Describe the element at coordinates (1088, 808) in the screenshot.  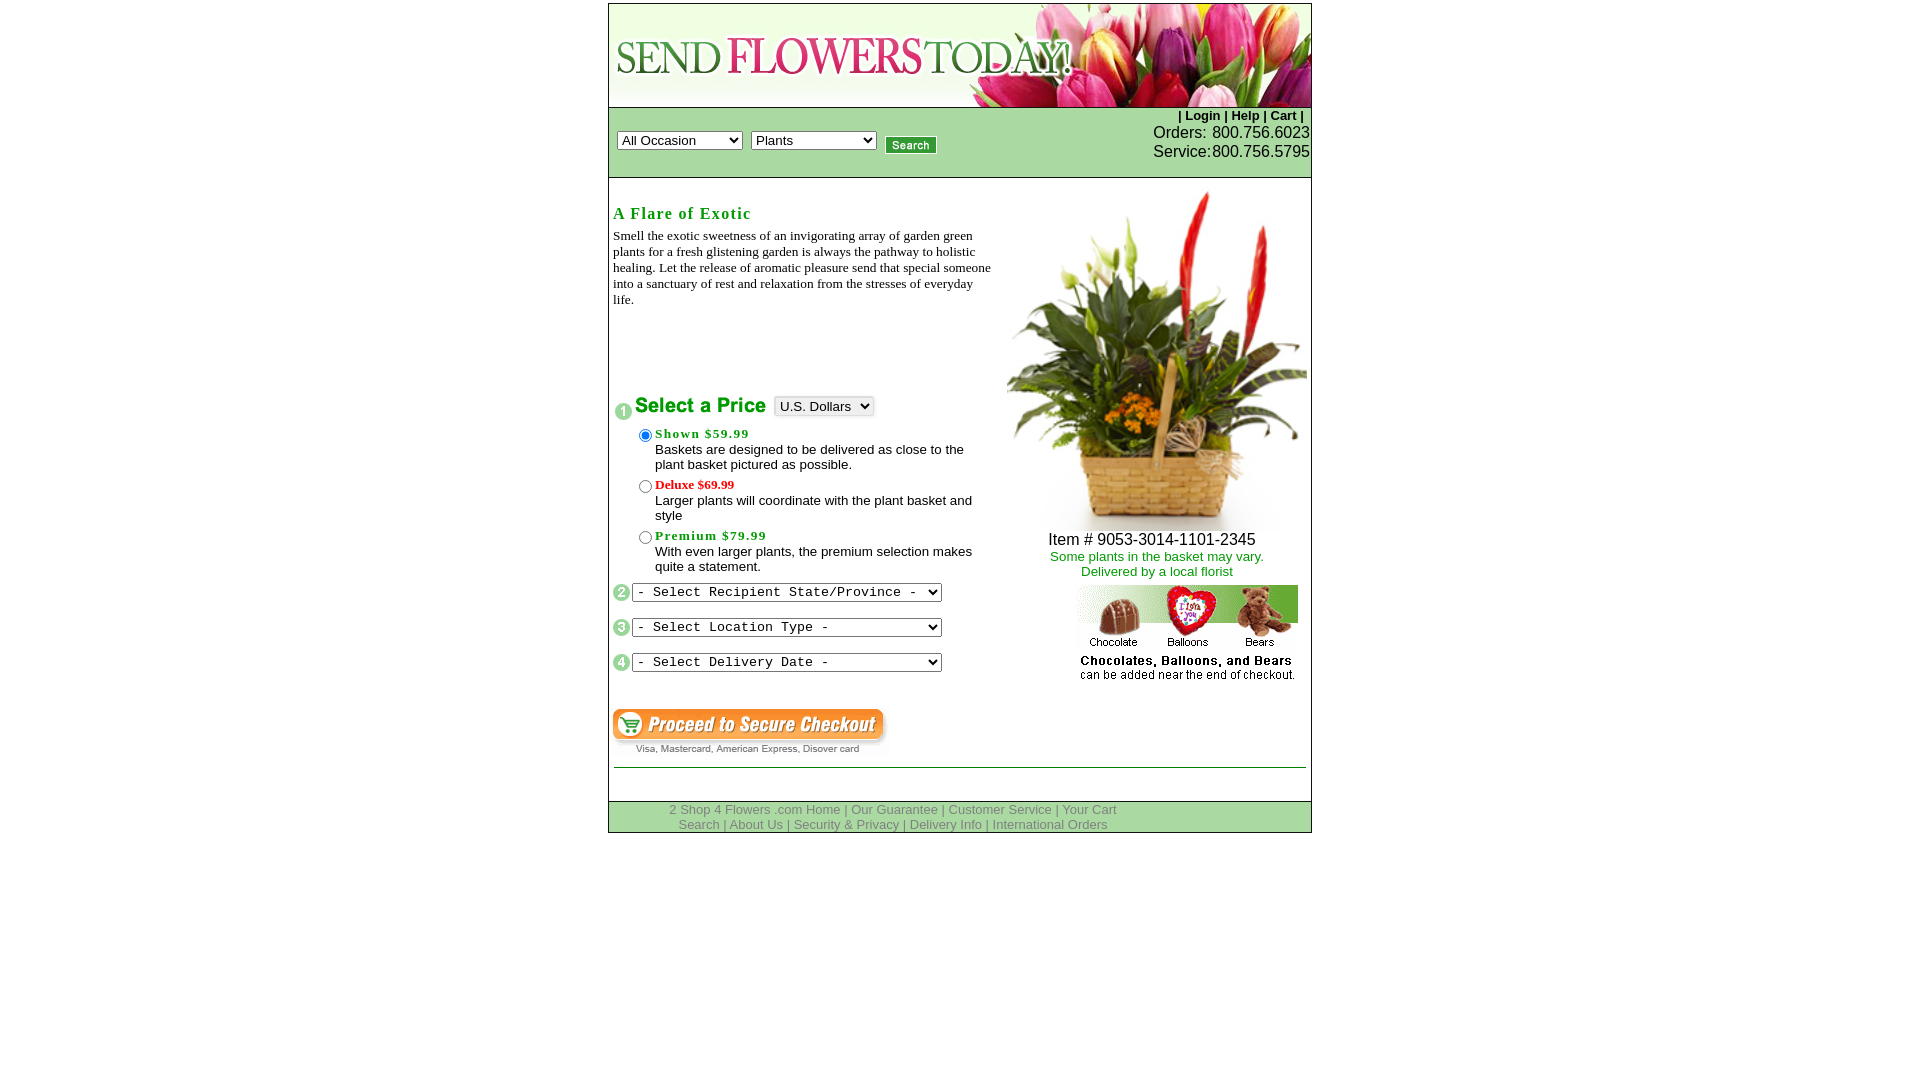
I see `'Your Cart'` at that location.